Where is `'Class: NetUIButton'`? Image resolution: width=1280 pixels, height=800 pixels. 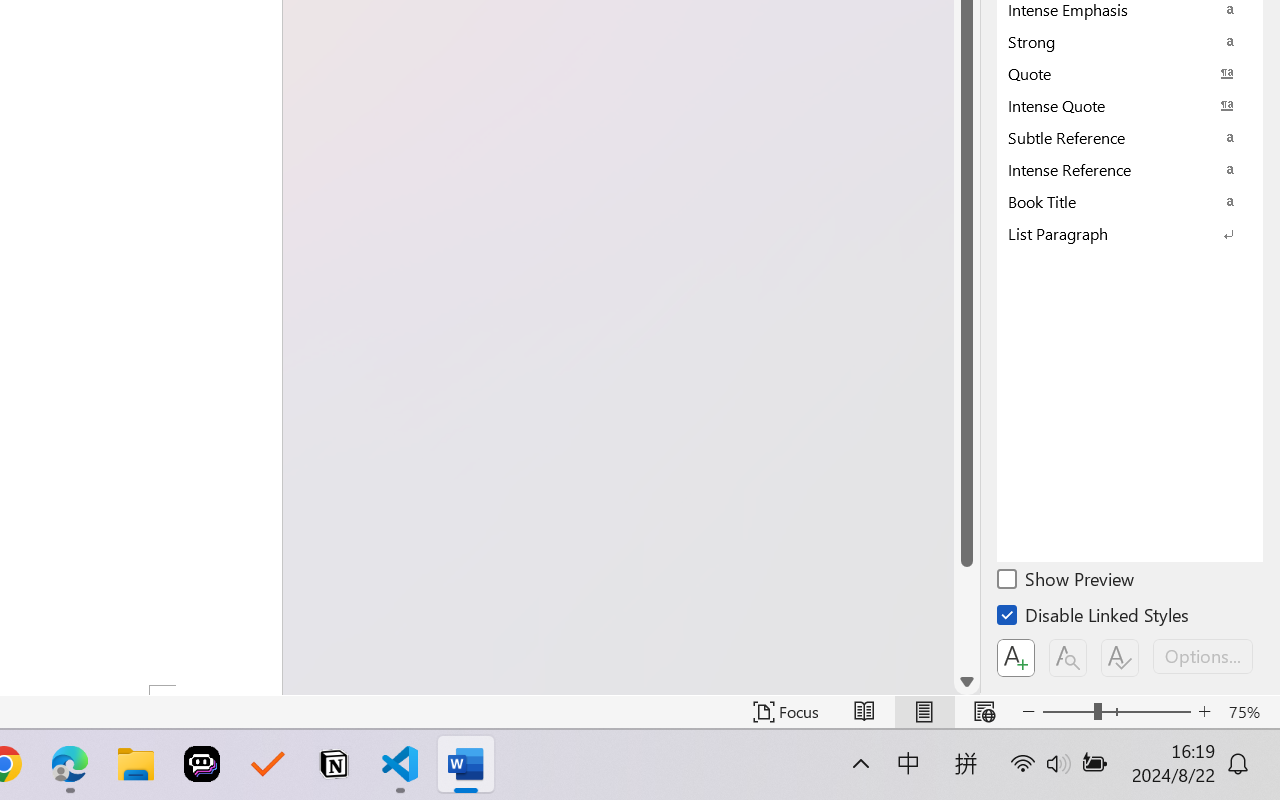
'Class: NetUIButton' is located at coordinates (1120, 657).